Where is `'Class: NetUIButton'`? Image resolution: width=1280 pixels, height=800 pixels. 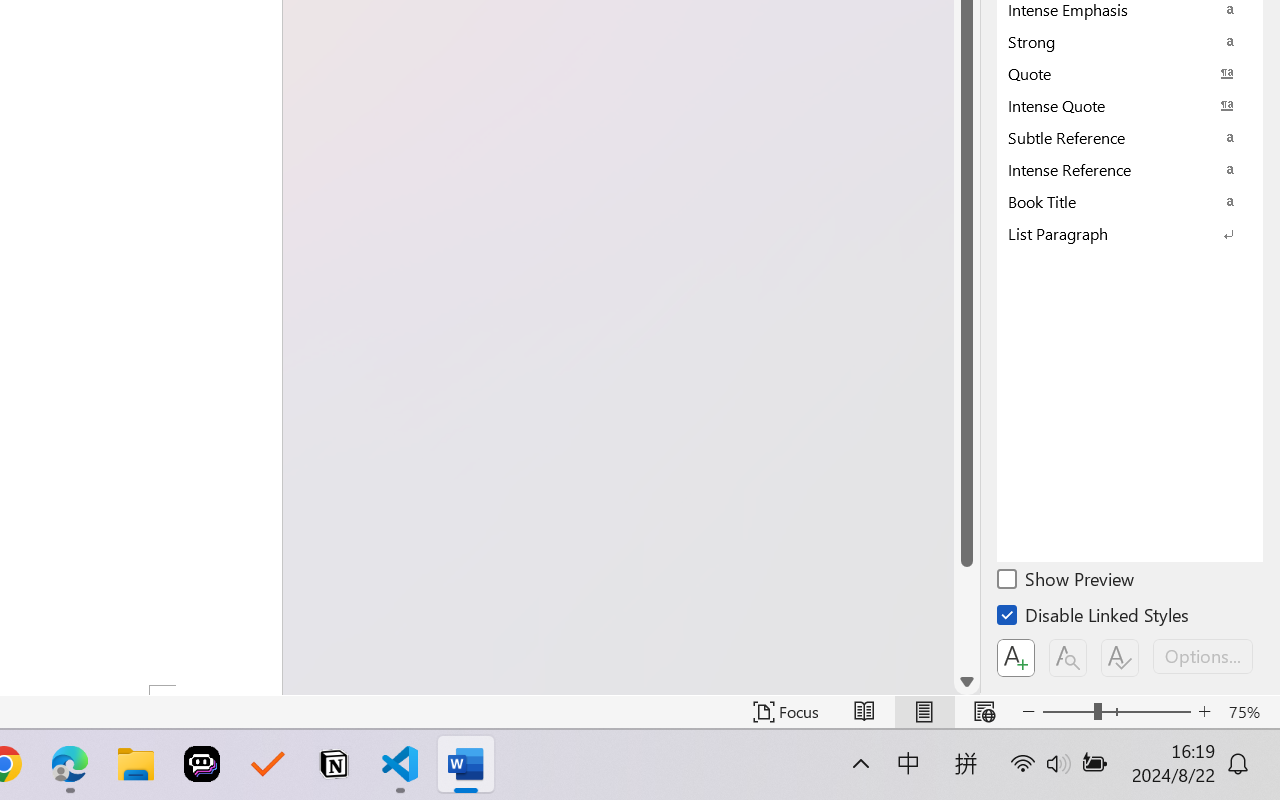
'Class: NetUIButton' is located at coordinates (1120, 657).